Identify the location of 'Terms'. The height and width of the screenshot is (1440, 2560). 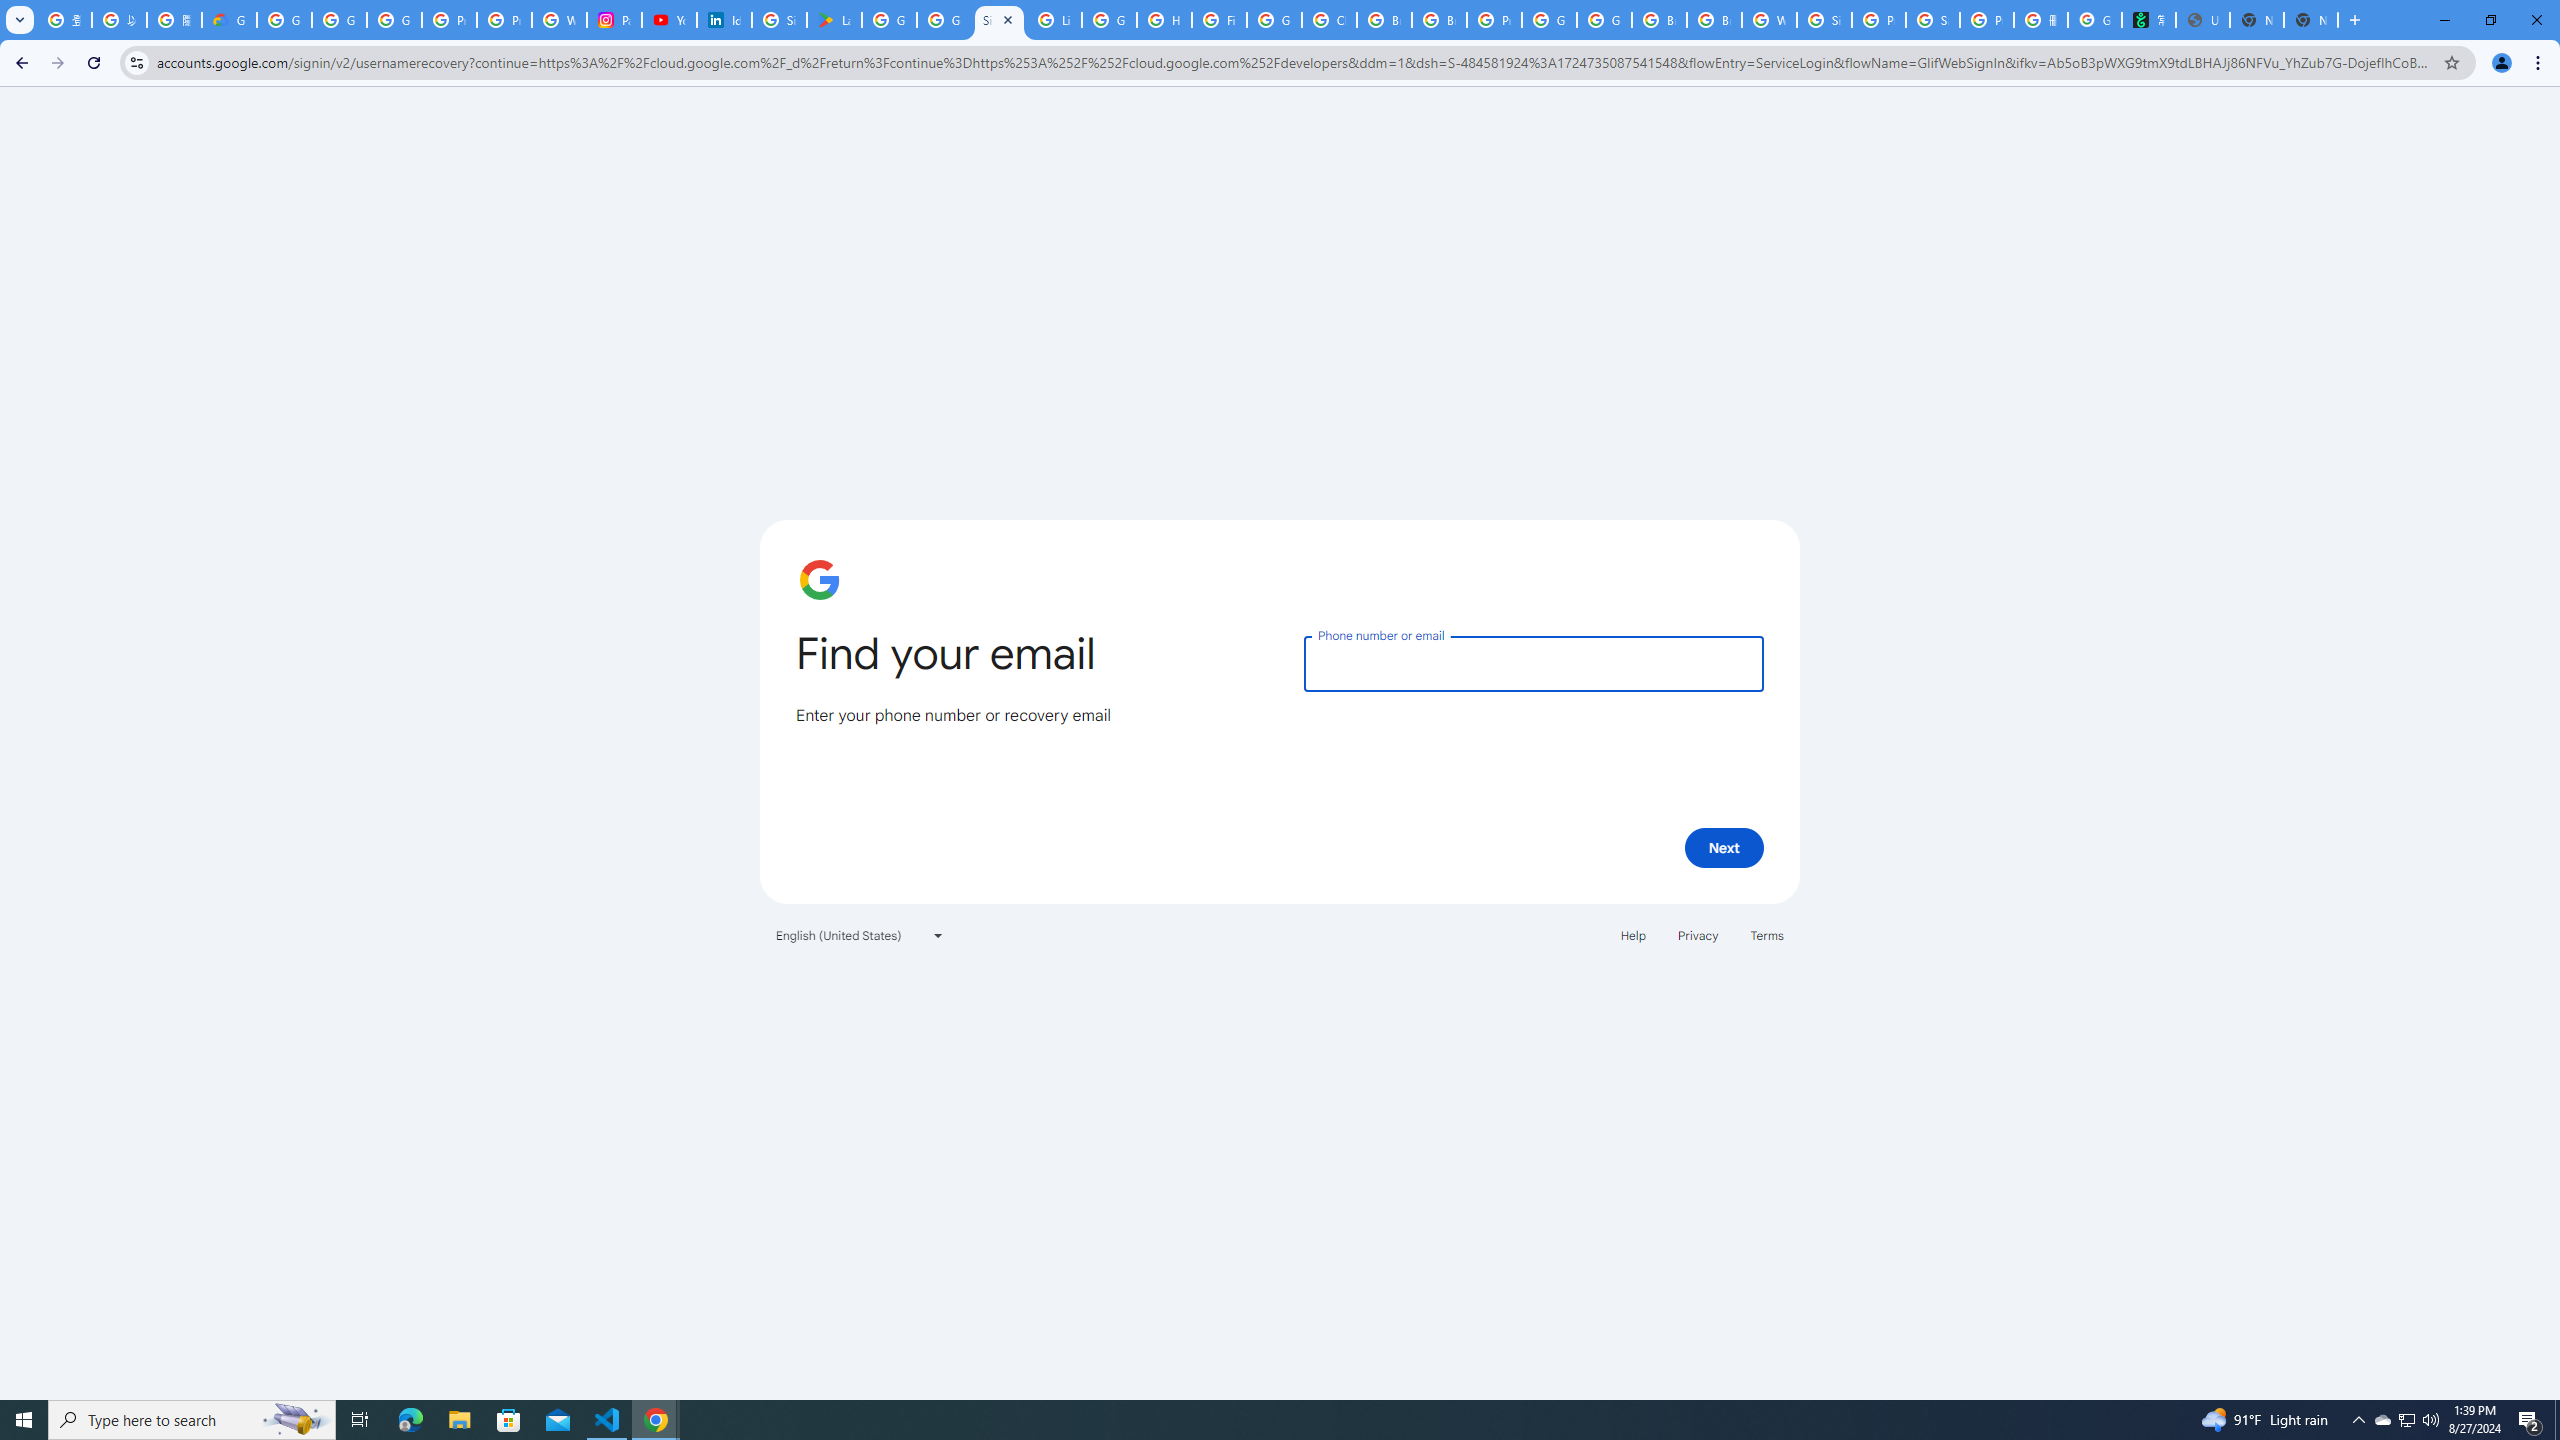
(1766, 934).